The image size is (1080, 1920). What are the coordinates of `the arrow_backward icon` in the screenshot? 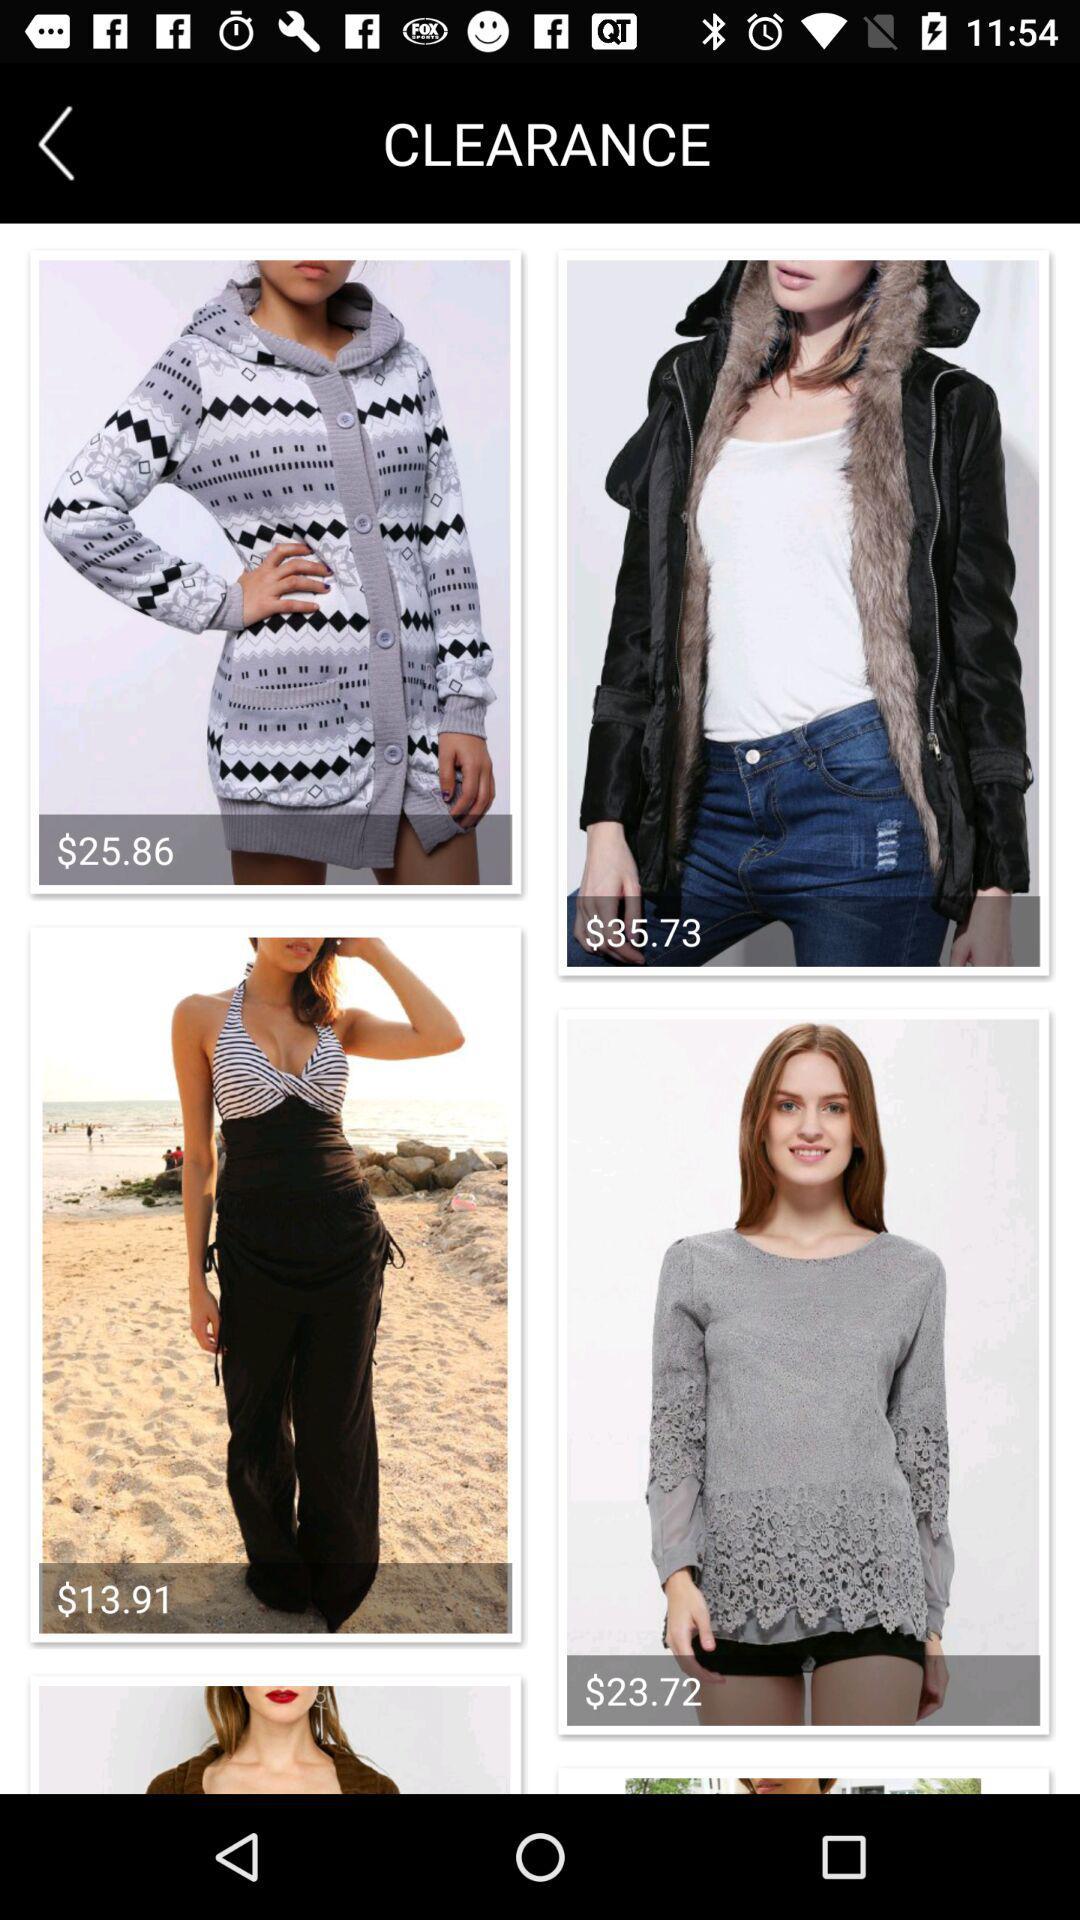 It's located at (55, 142).